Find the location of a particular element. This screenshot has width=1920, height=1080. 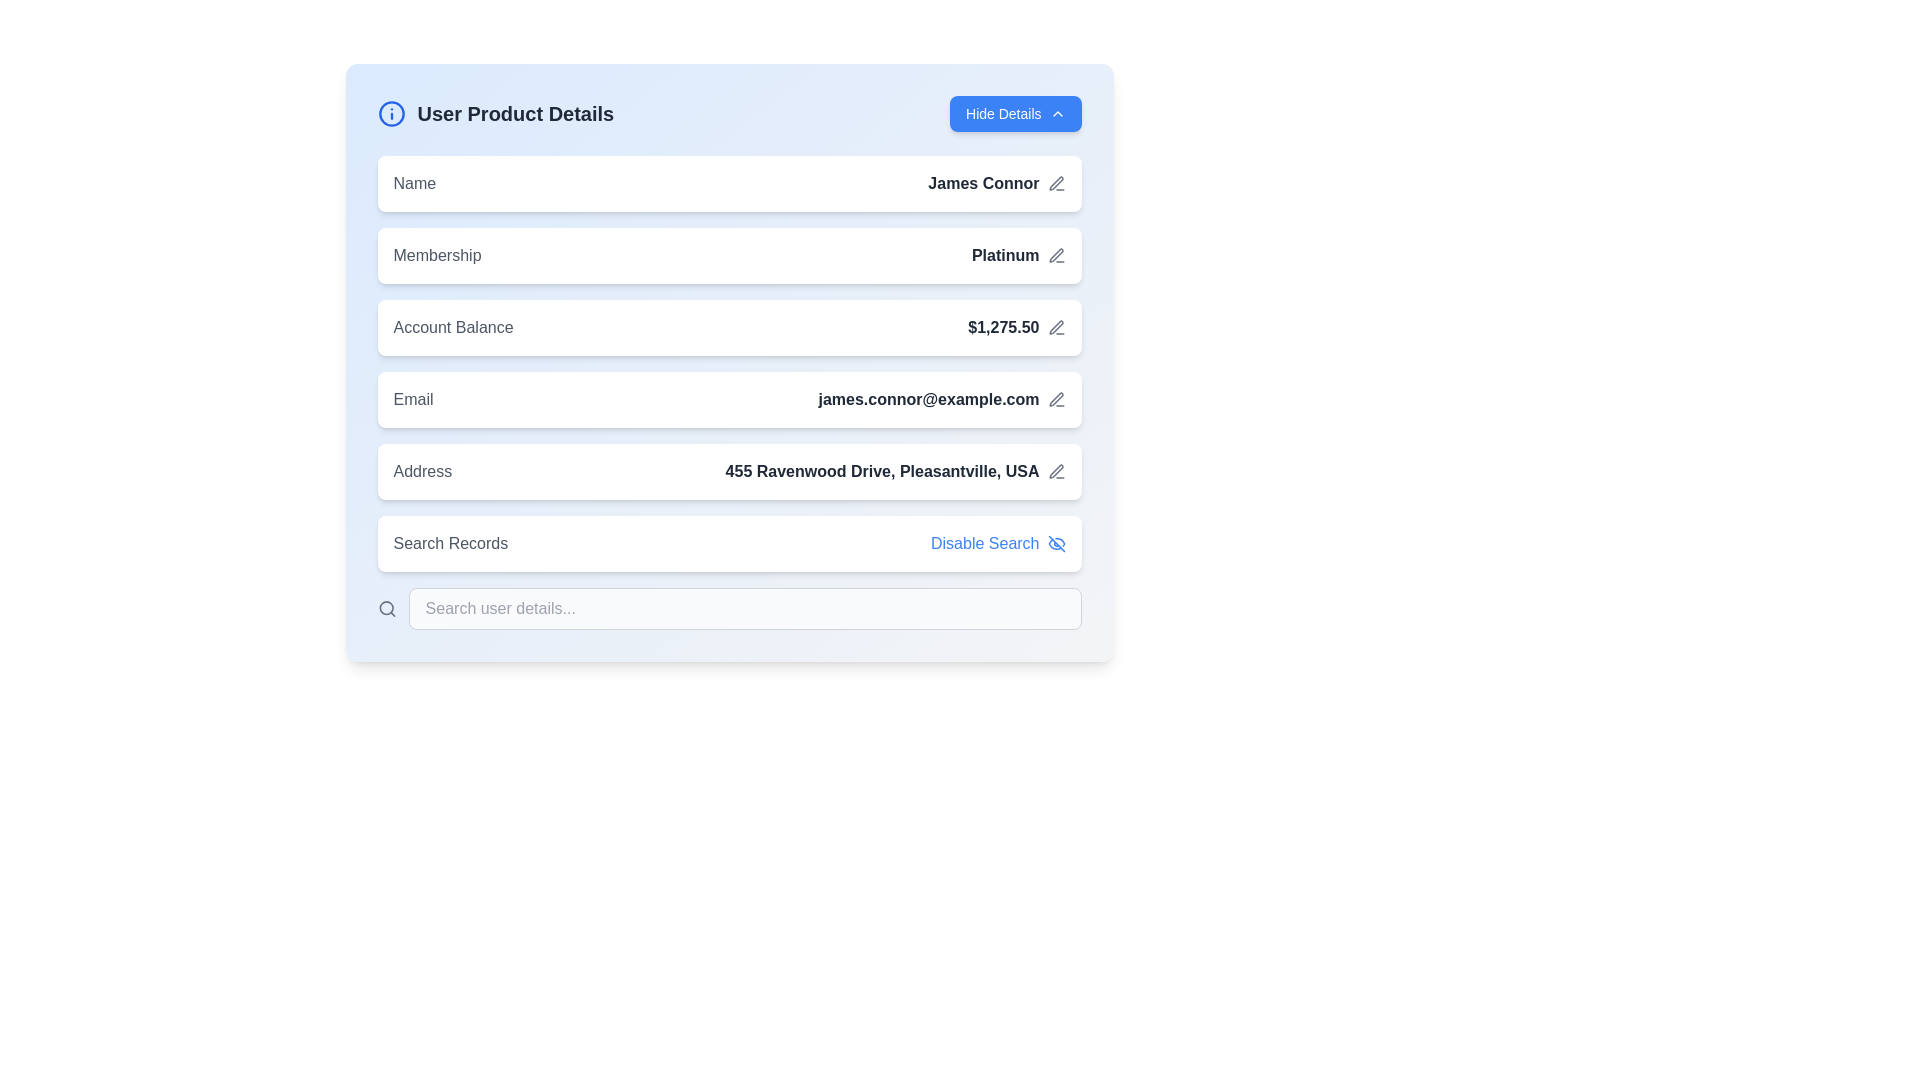

the pen icon associated with the 'Platinum' text label to initiate the editing action is located at coordinates (1018, 254).